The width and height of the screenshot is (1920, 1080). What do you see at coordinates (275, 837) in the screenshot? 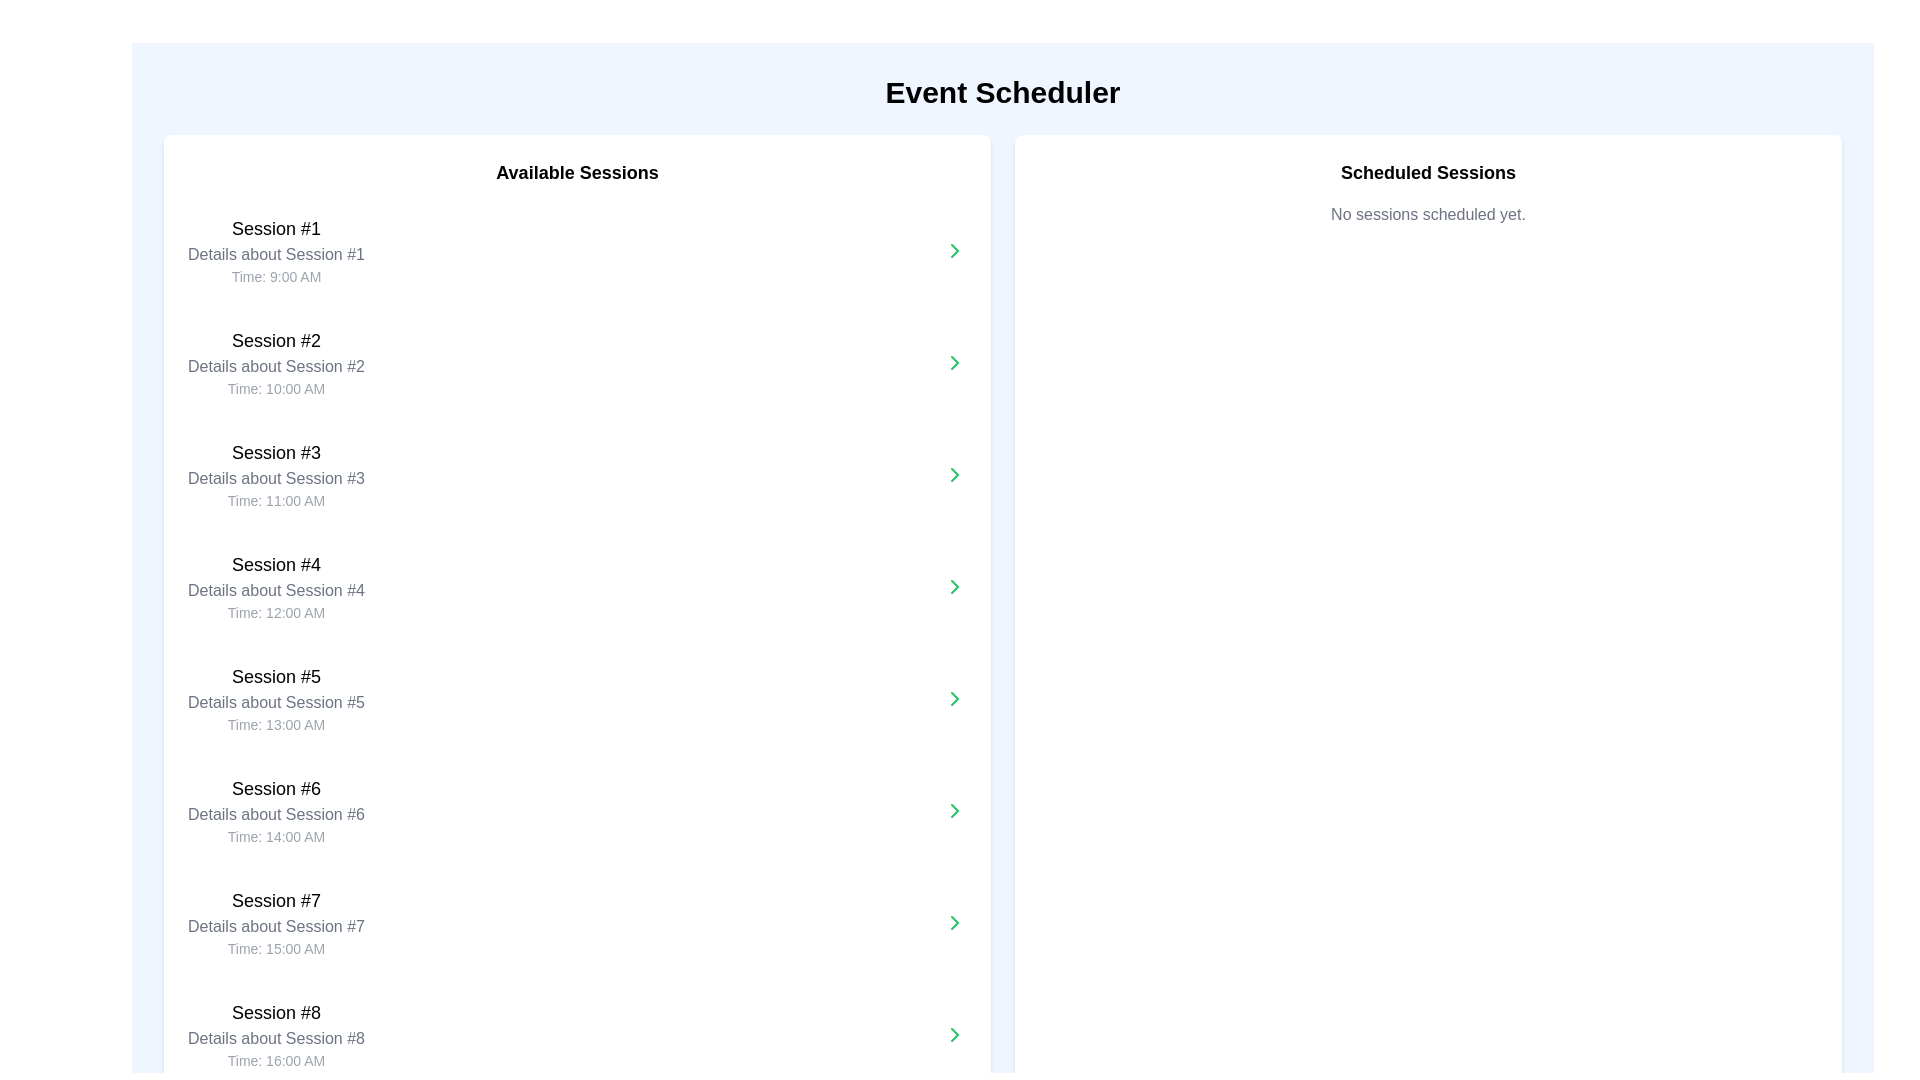
I see `the Text Label that displays the session time '14:00 AM' located under the title 'Session #6' in the 'Available Sessions' column` at bounding box center [275, 837].